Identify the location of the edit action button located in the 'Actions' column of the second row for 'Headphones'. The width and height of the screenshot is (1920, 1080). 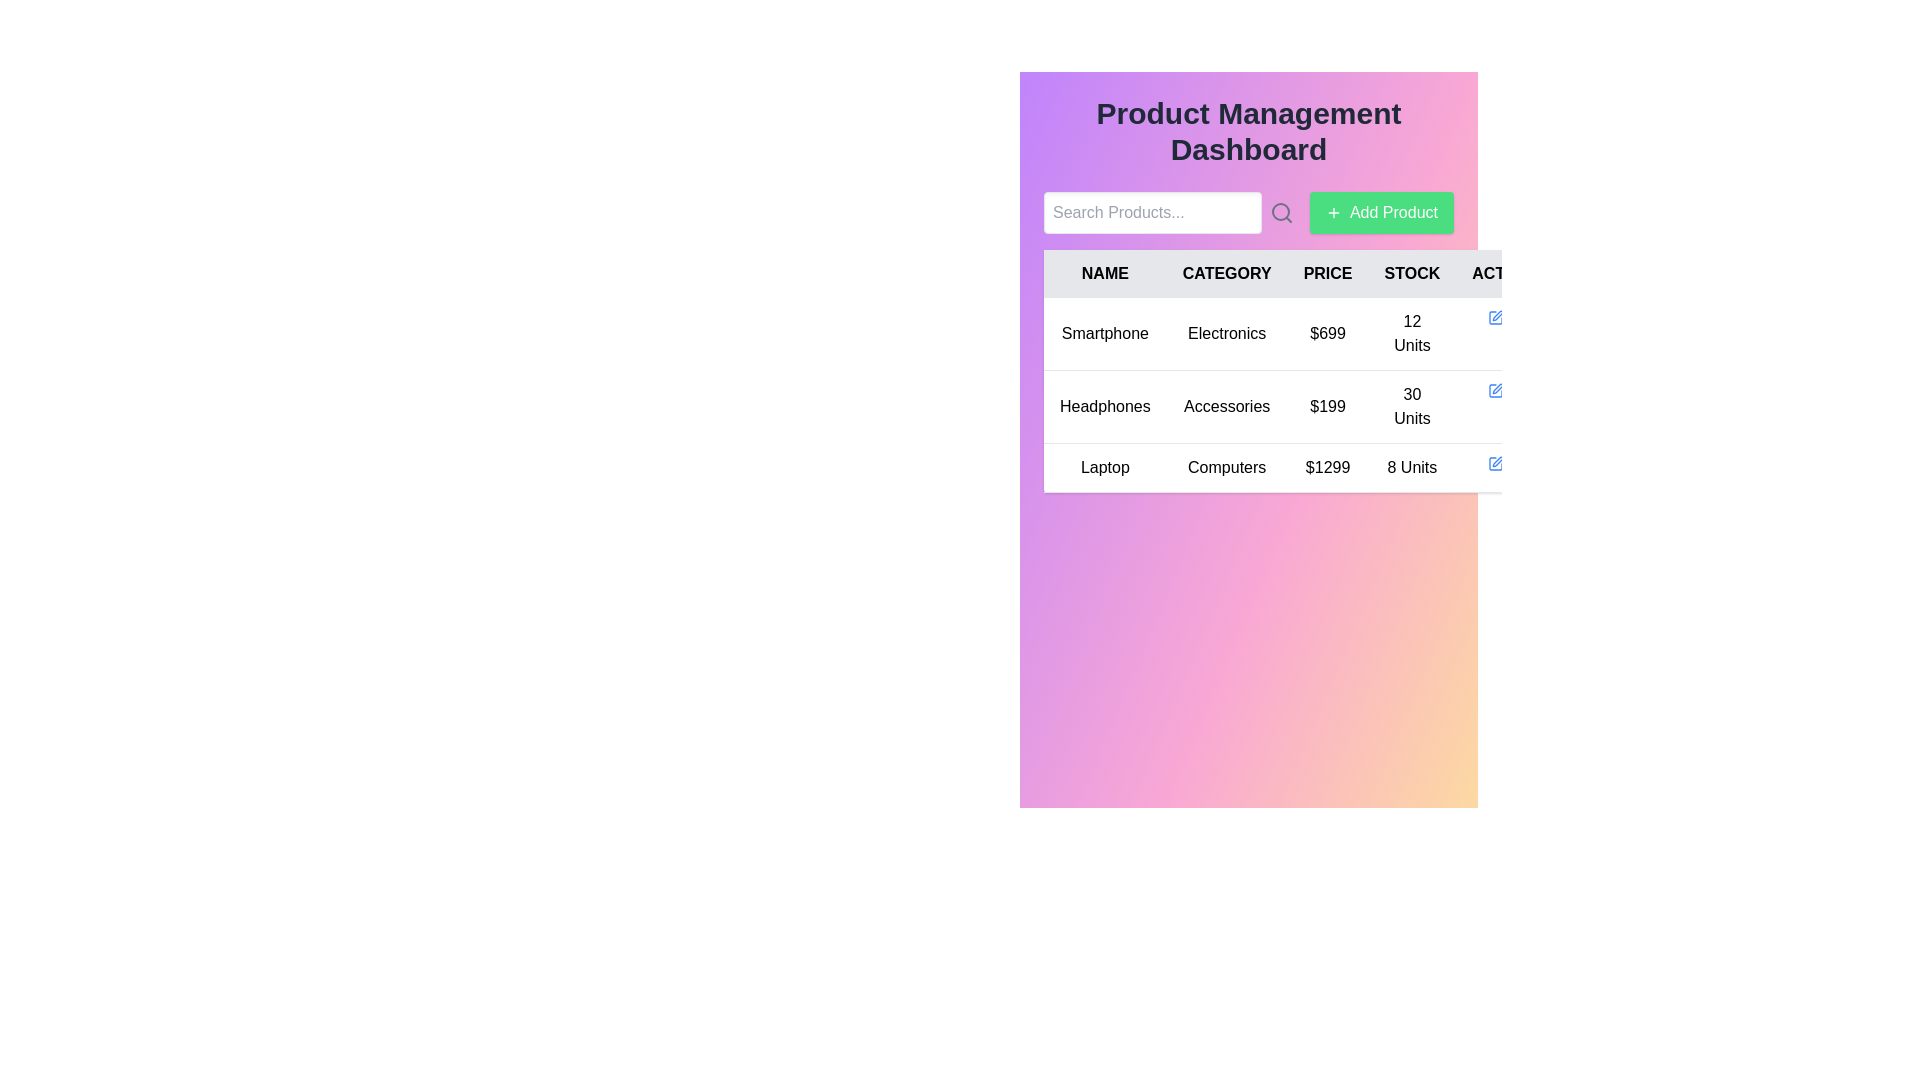
(1496, 390).